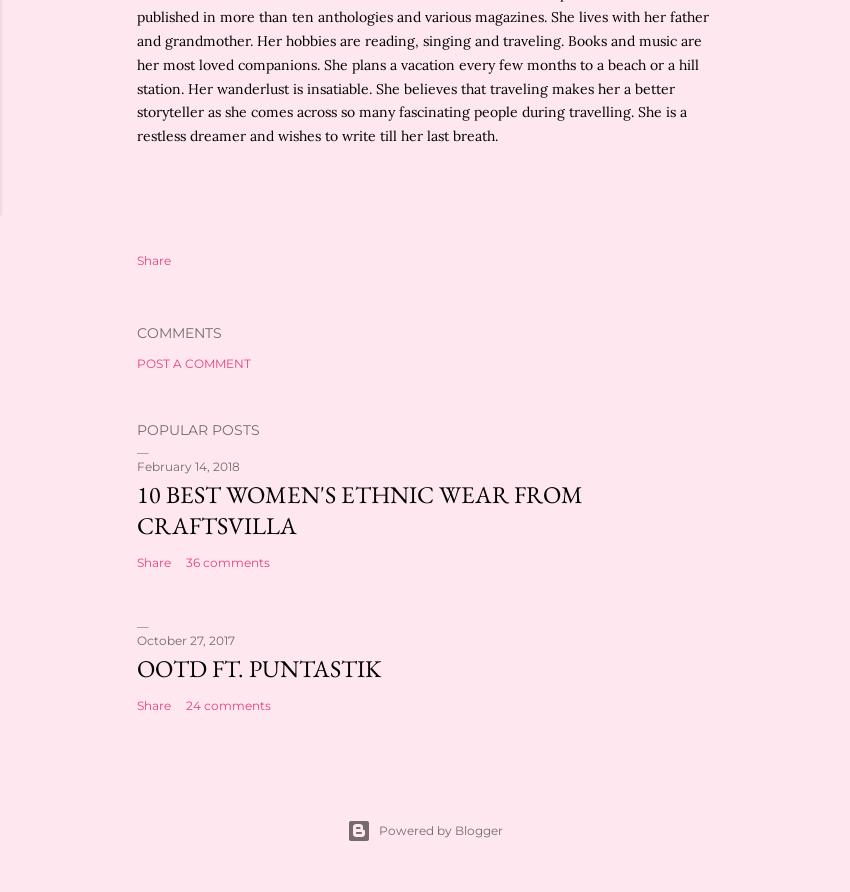 The width and height of the screenshot is (850, 892). Describe the element at coordinates (197, 429) in the screenshot. I see `'Popular Posts'` at that location.